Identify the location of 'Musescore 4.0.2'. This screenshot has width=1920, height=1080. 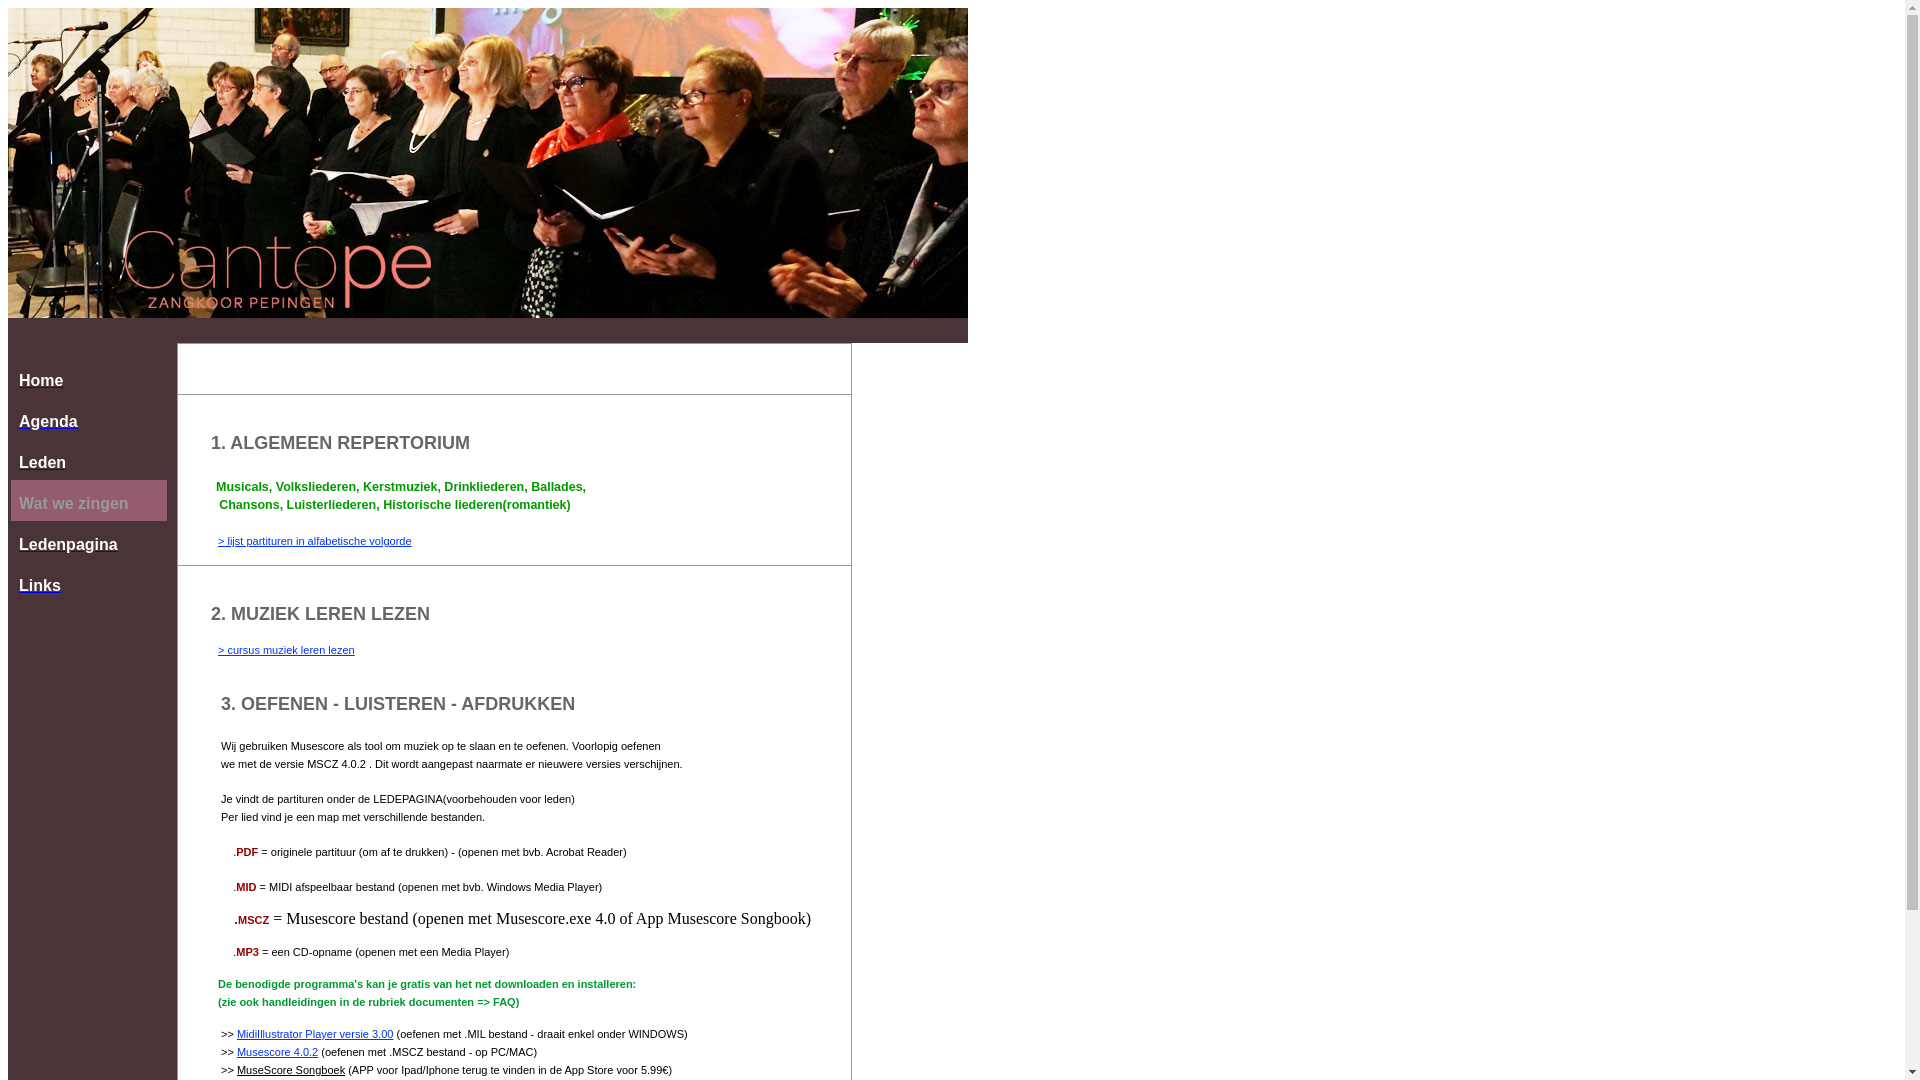
(276, 1051).